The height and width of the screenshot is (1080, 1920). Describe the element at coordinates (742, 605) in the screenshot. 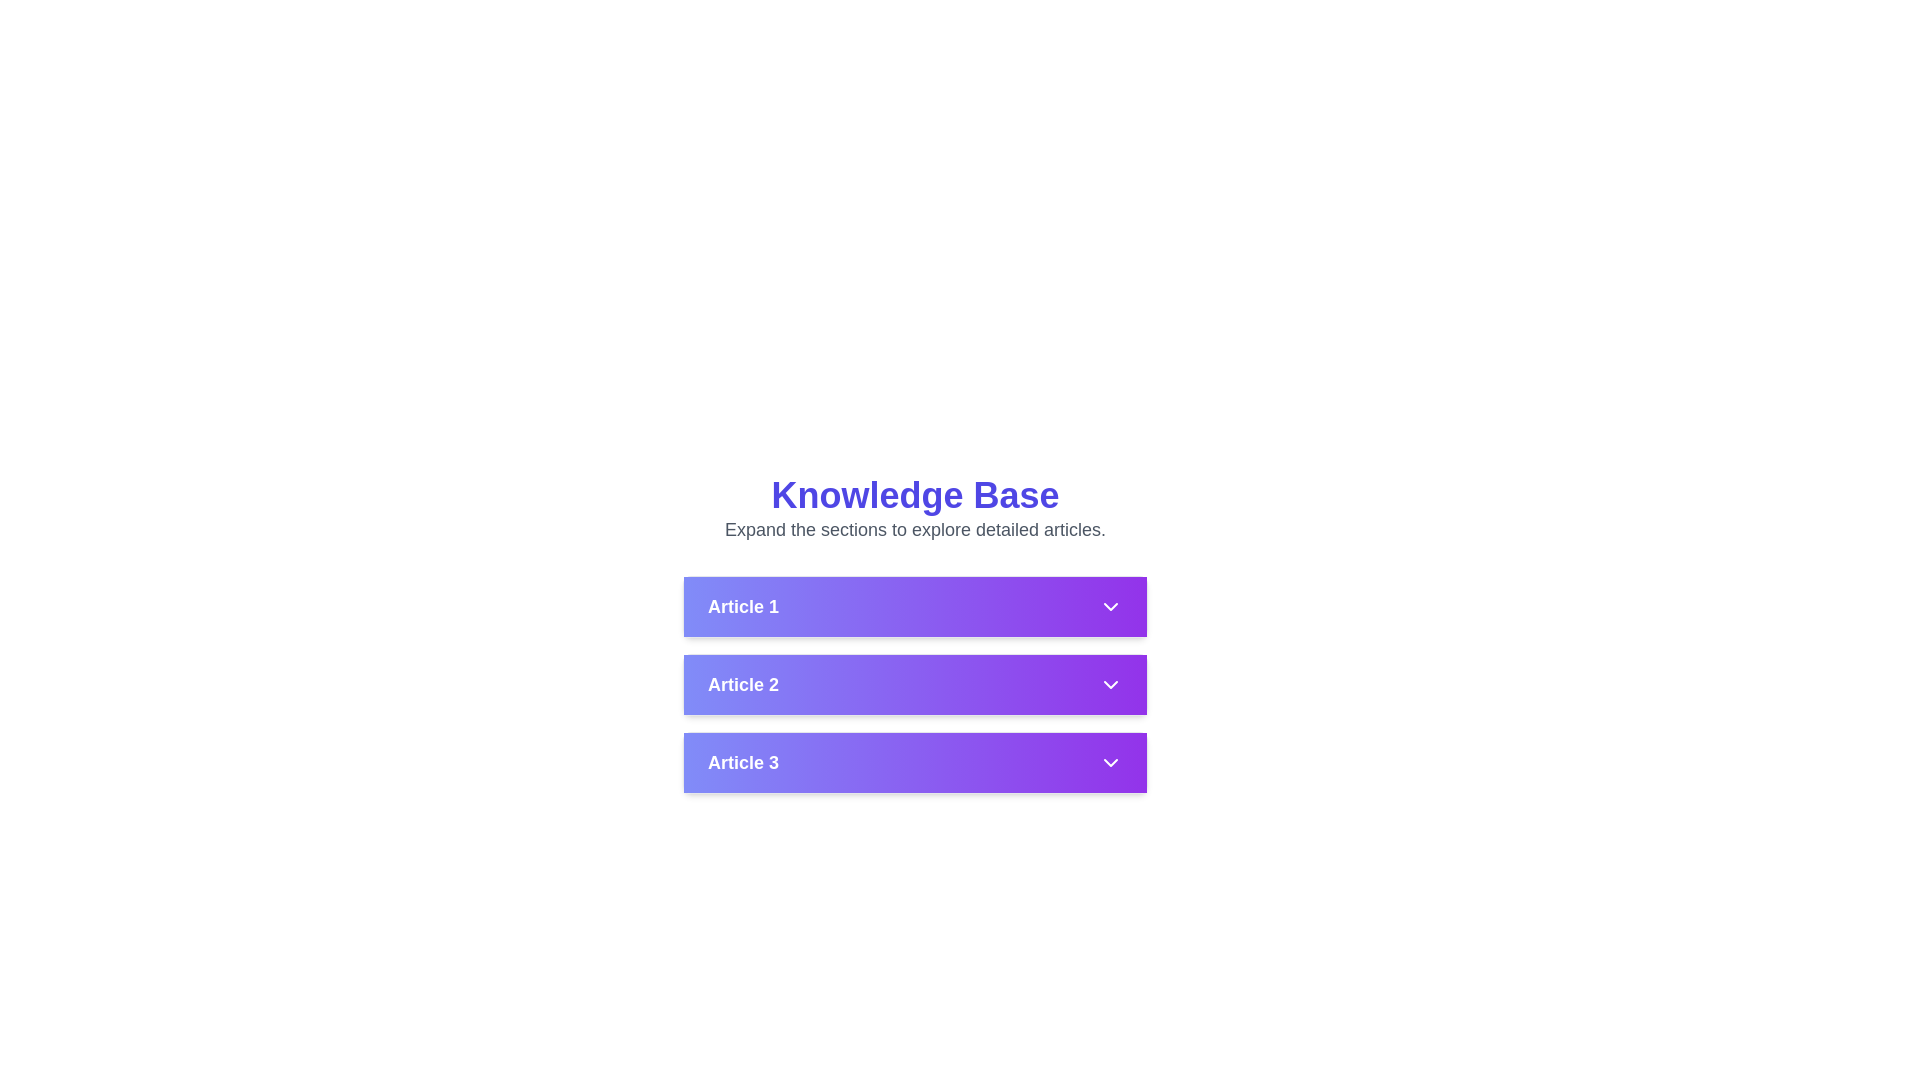

I see `the text label 'Article 1', which is styled with a bold font and white color, located within a gradient-filled rectangular area` at that location.